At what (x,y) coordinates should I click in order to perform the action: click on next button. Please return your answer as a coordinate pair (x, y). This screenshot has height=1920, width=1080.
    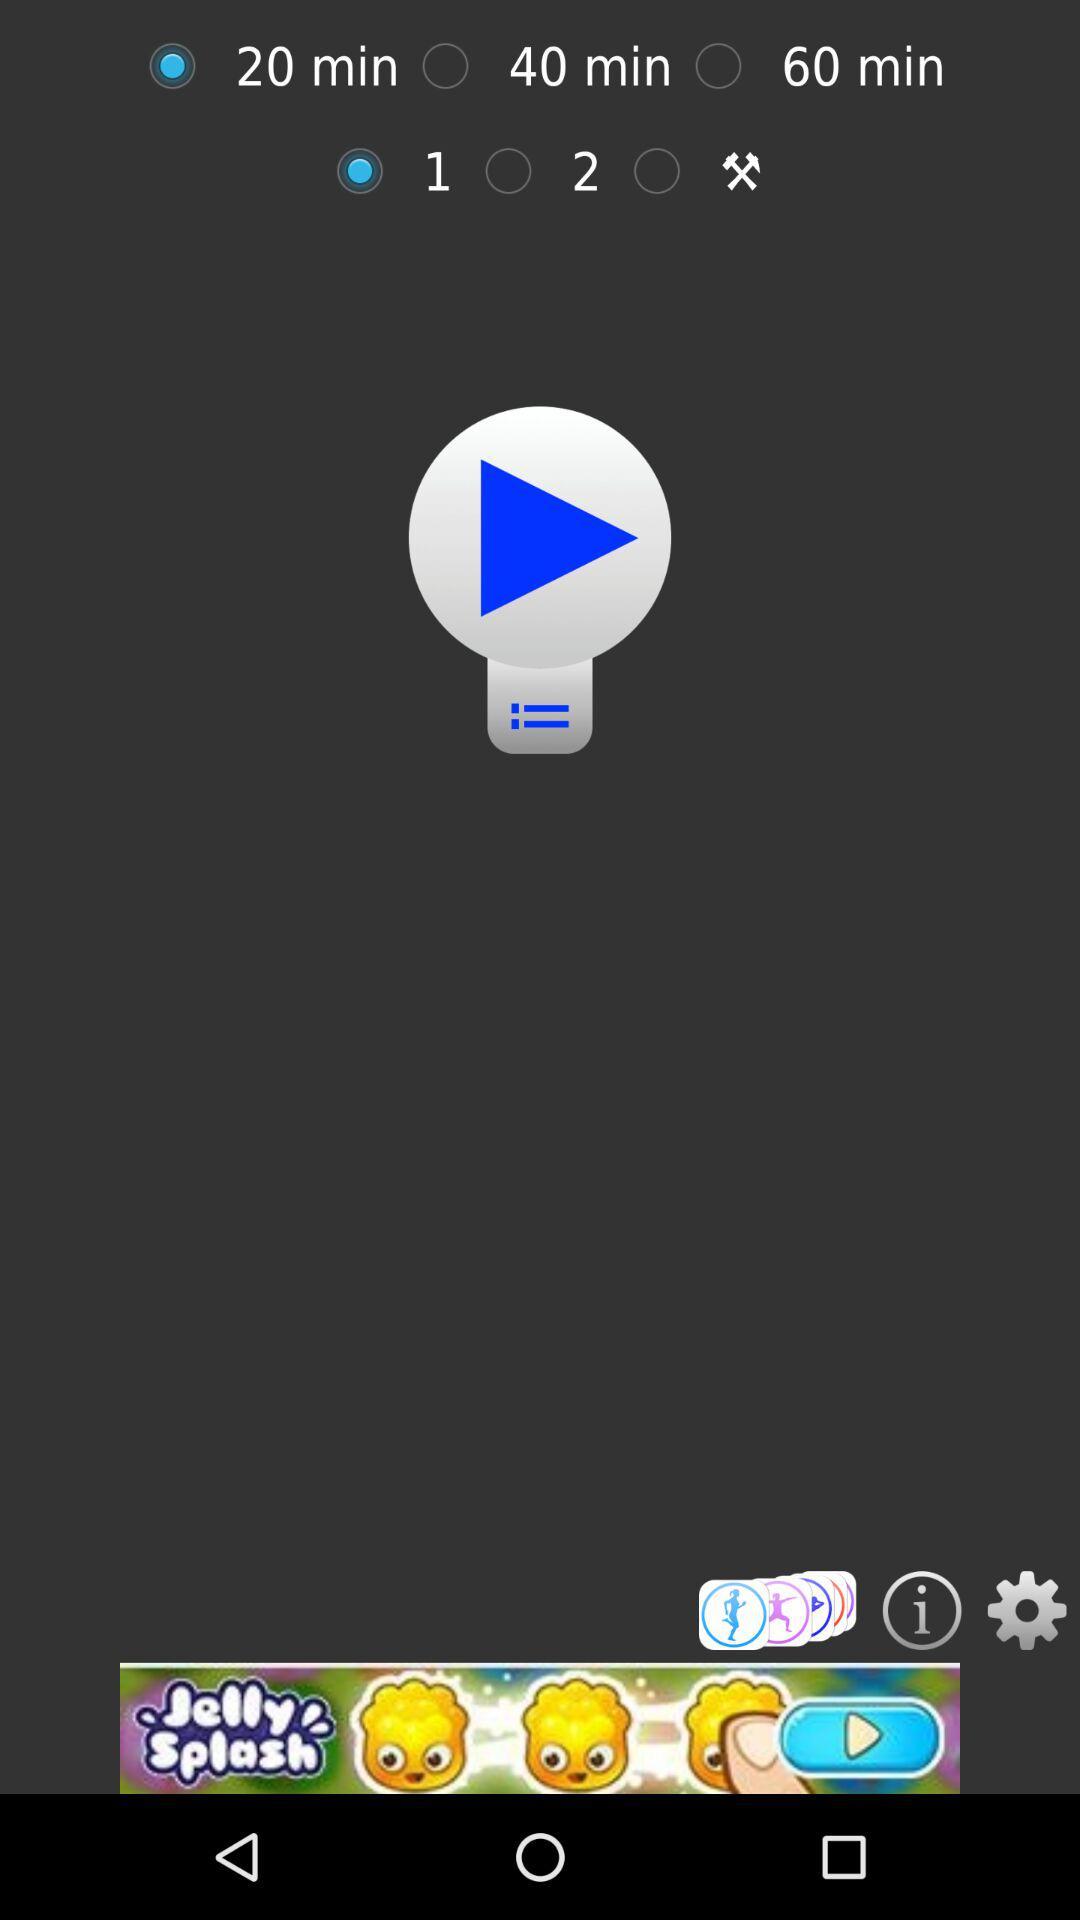
    Looking at the image, I should click on (540, 537).